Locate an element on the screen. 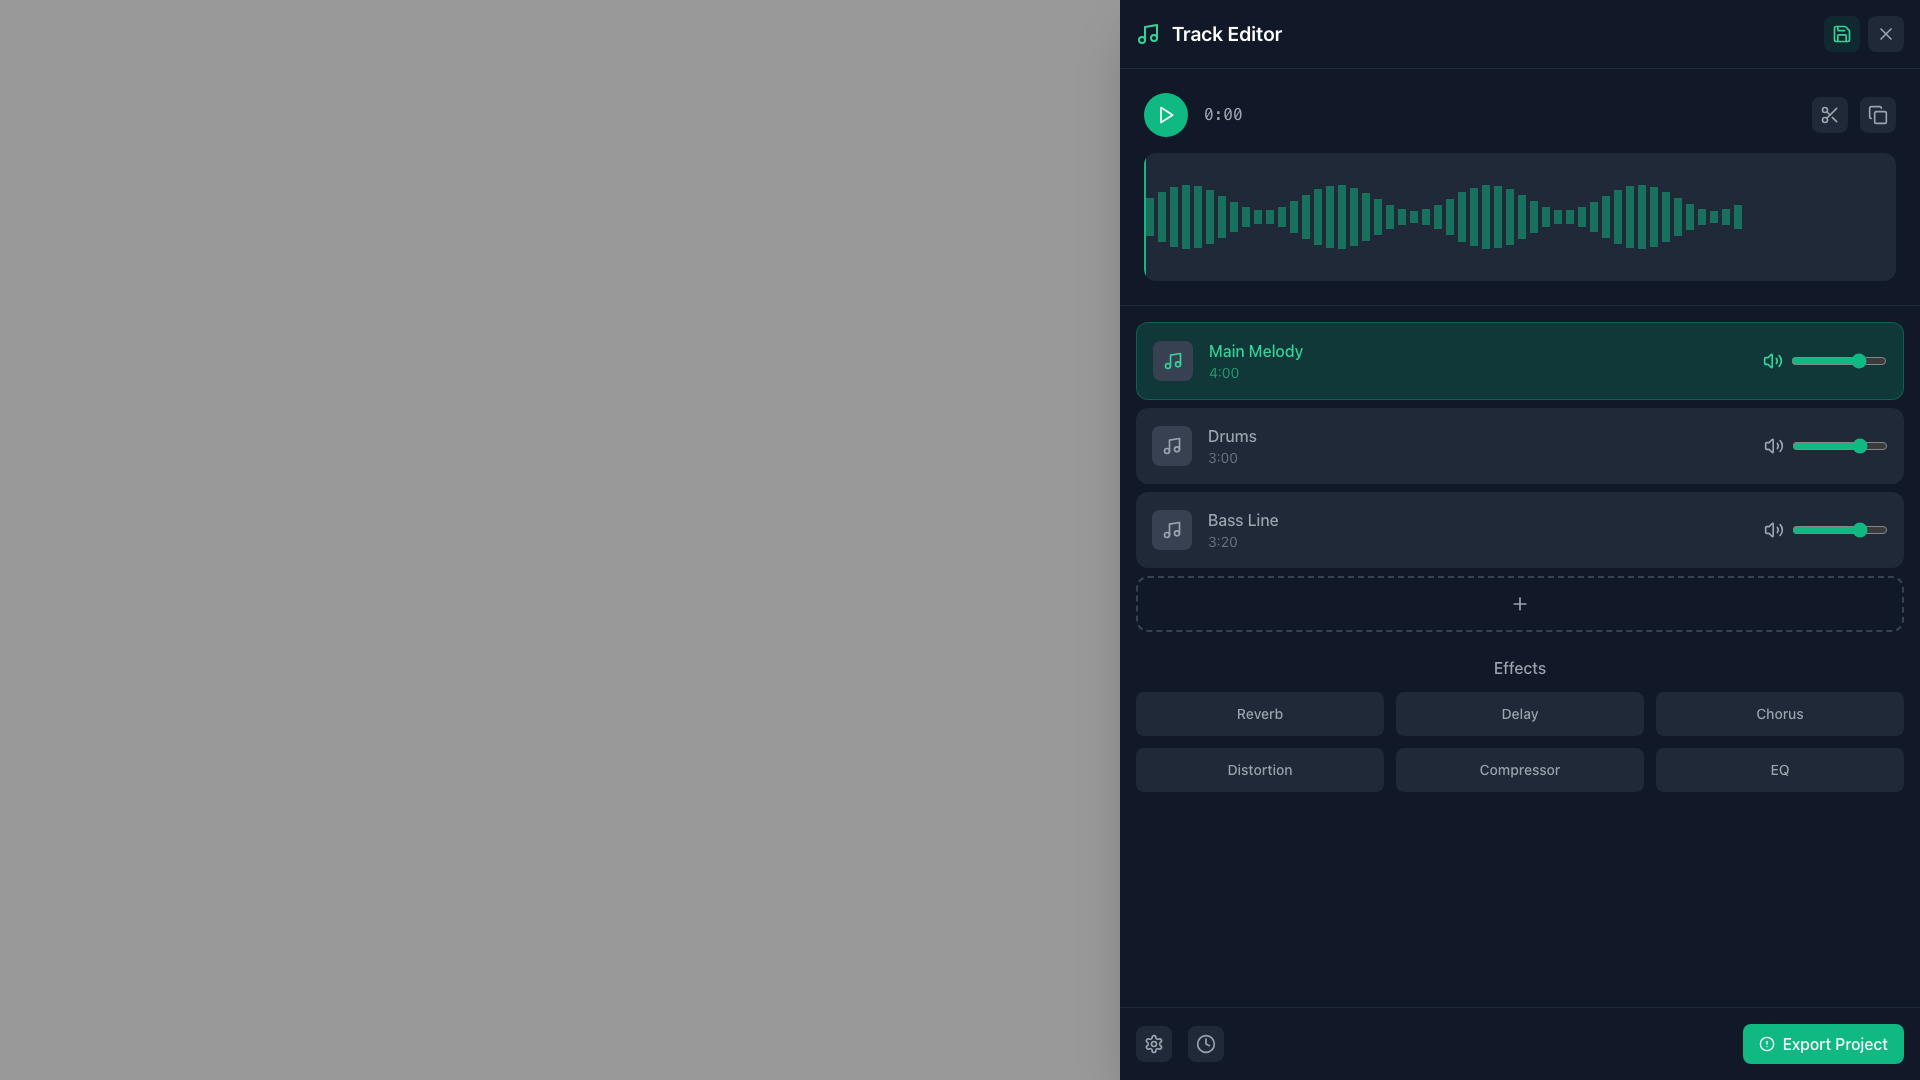 The image size is (1920, 1080). the button located at the bottom of the music track list is located at coordinates (1520, 603).